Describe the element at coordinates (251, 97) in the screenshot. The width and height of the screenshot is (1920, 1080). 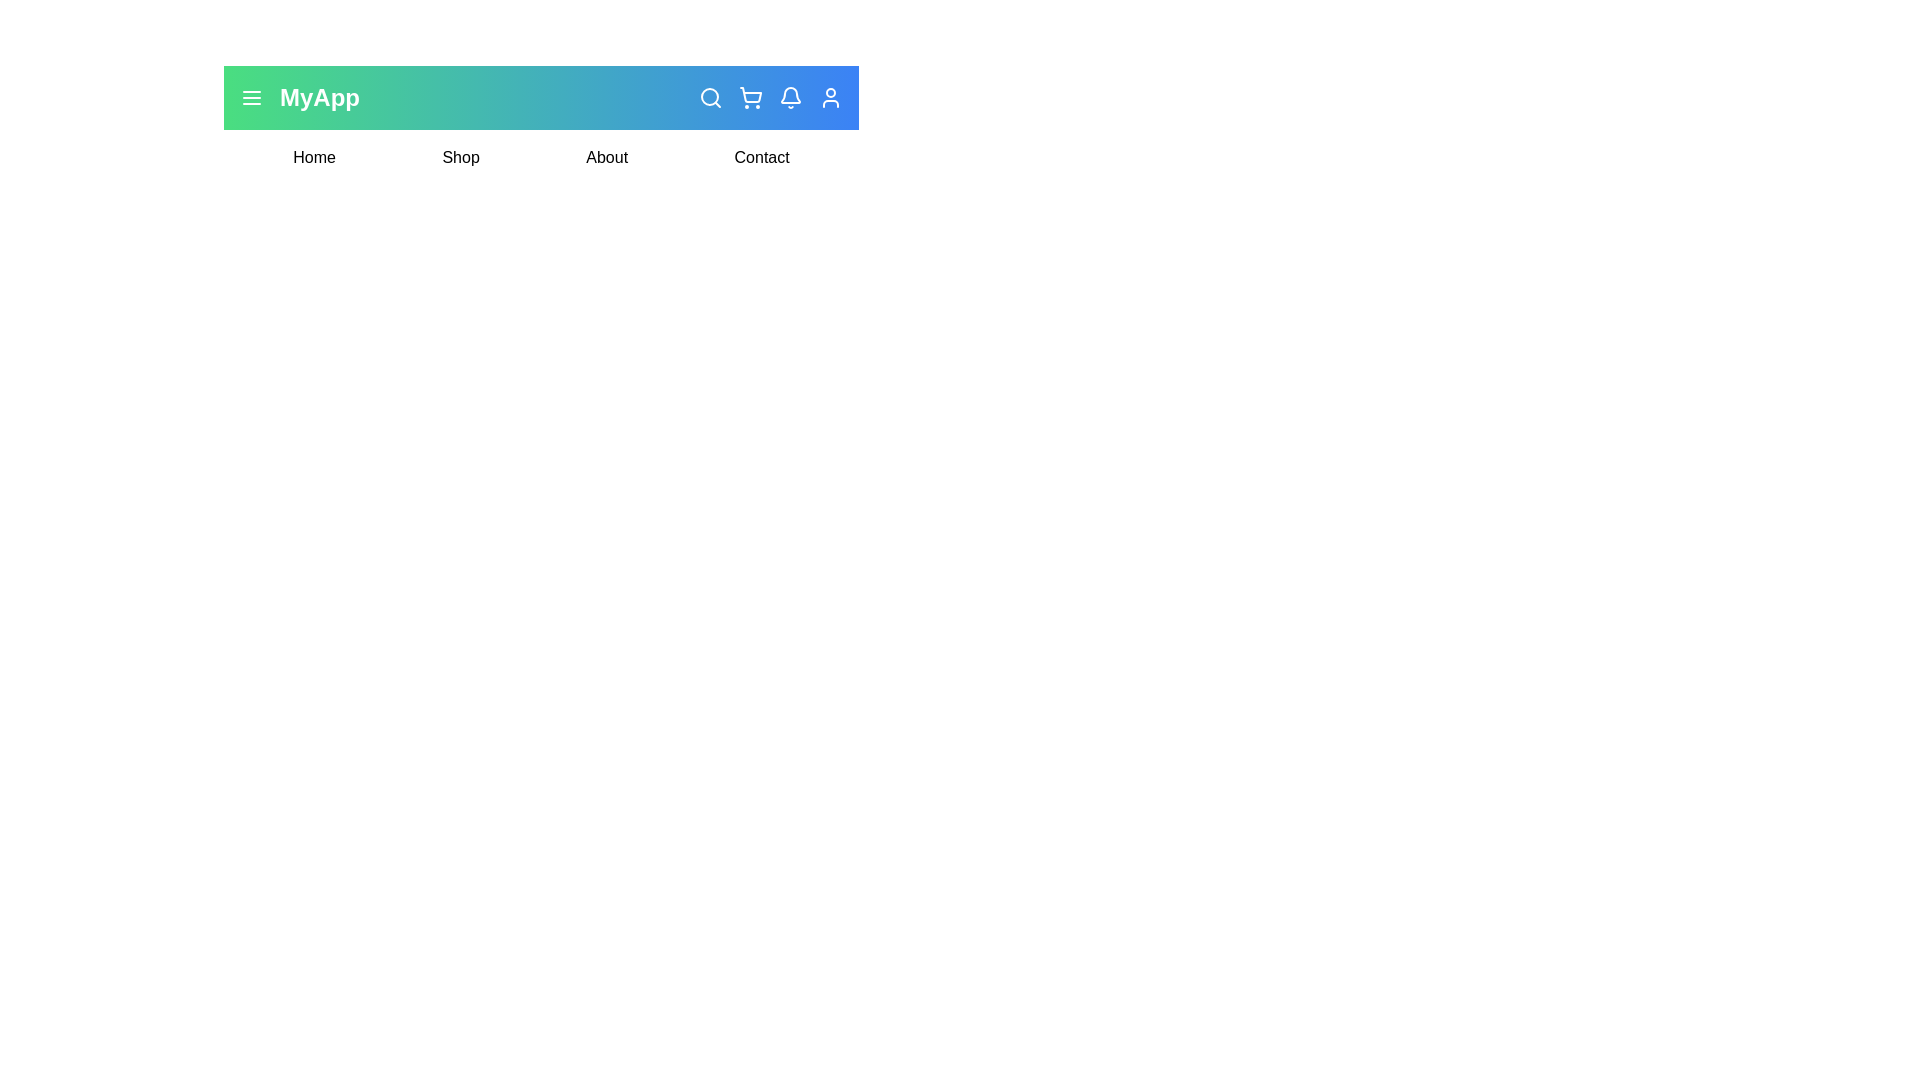
I see `the menu icon to toggle the visibility of the menu` at that location.